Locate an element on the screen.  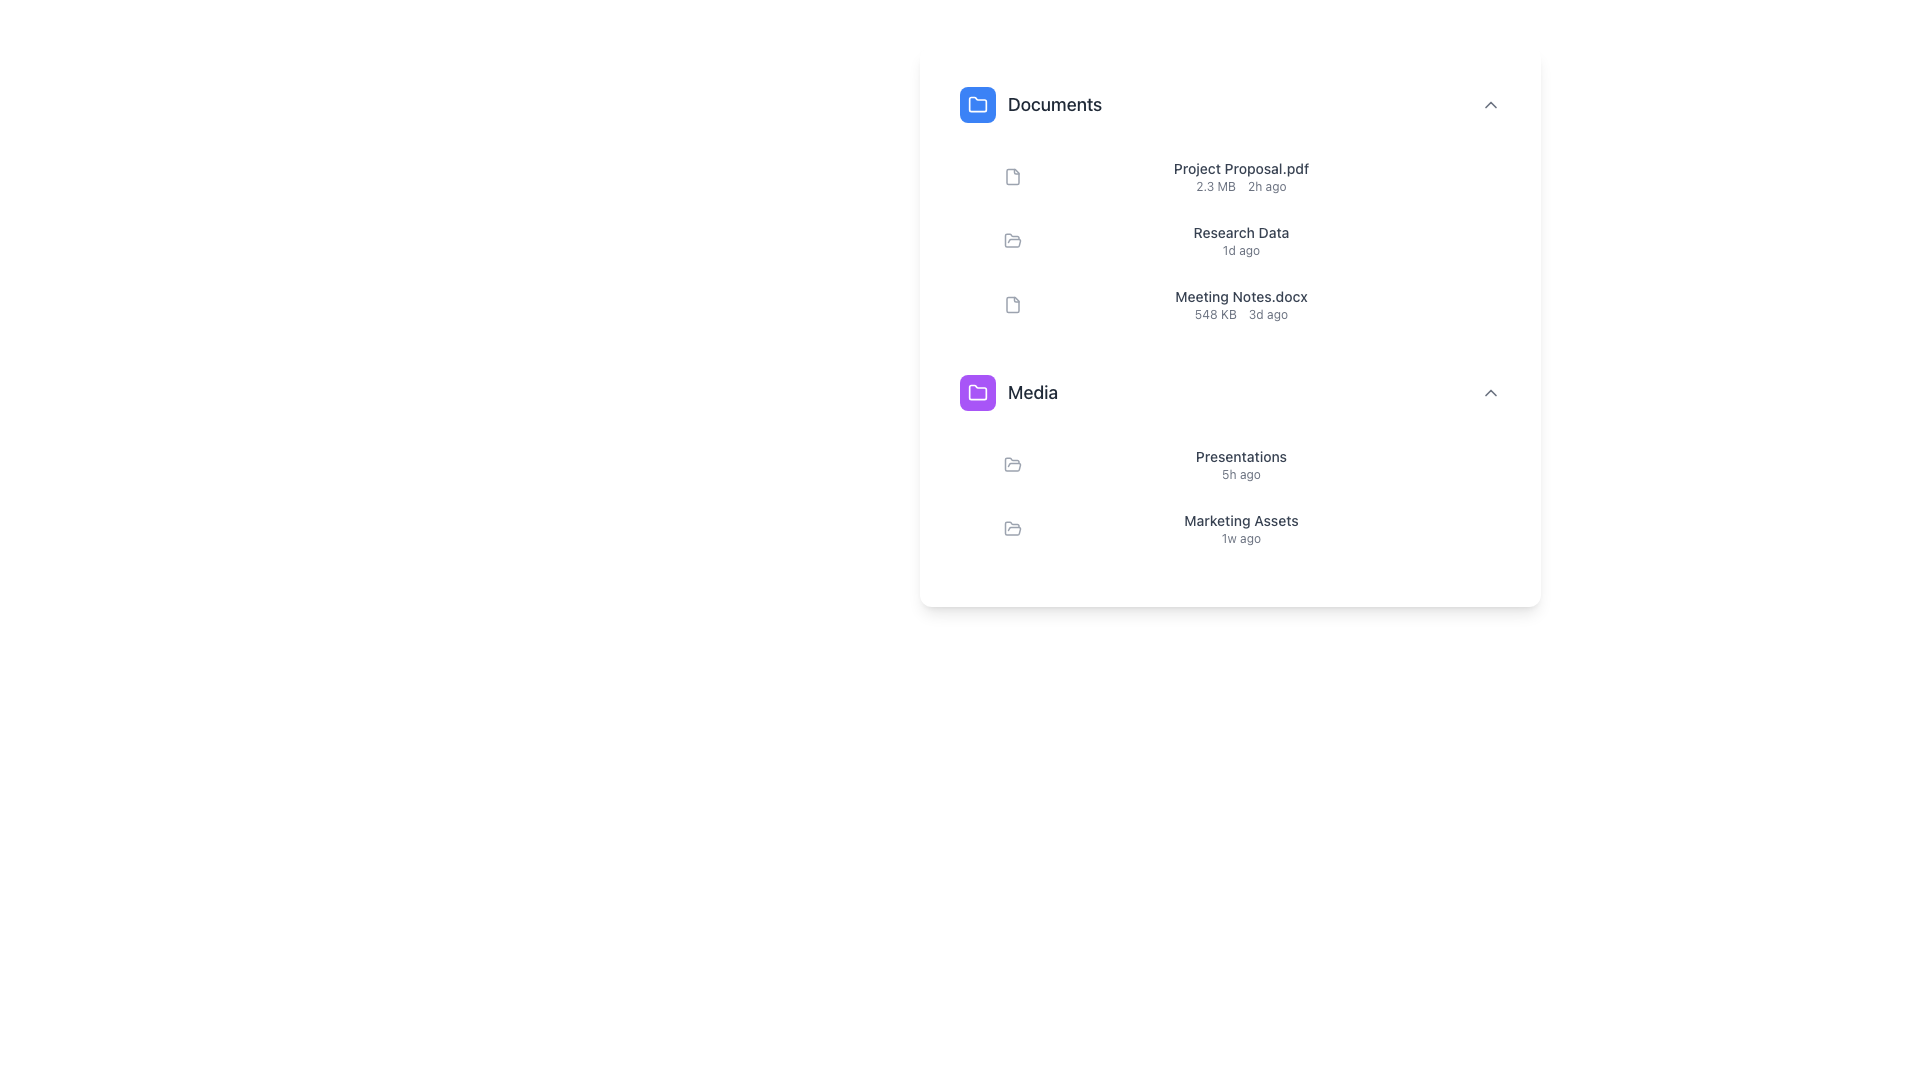
the file entry icon for 'Project Proposal.pdf' located in the vertical list under the 'Documents' section is located at coordinates (1012, 176).